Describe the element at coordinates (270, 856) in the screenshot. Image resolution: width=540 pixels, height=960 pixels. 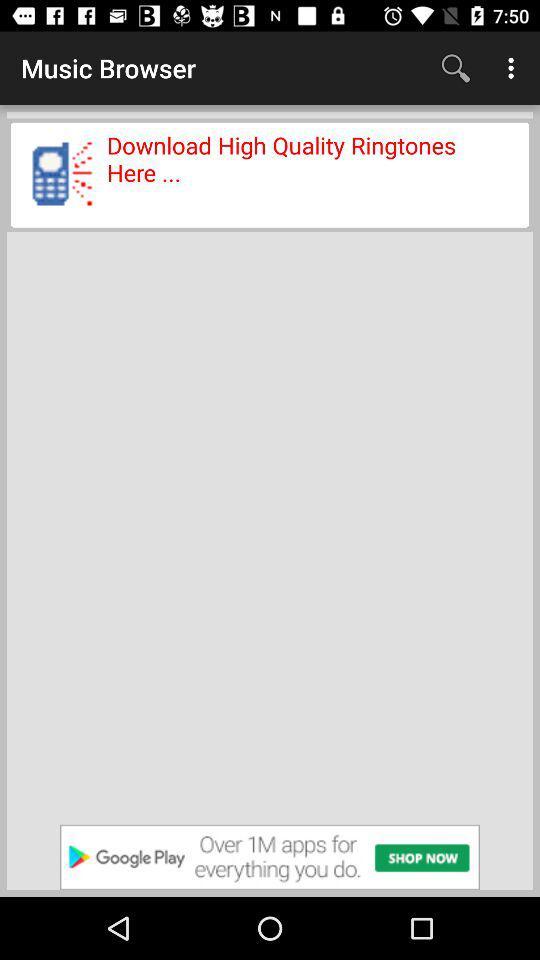
I see `advertising` at that location.